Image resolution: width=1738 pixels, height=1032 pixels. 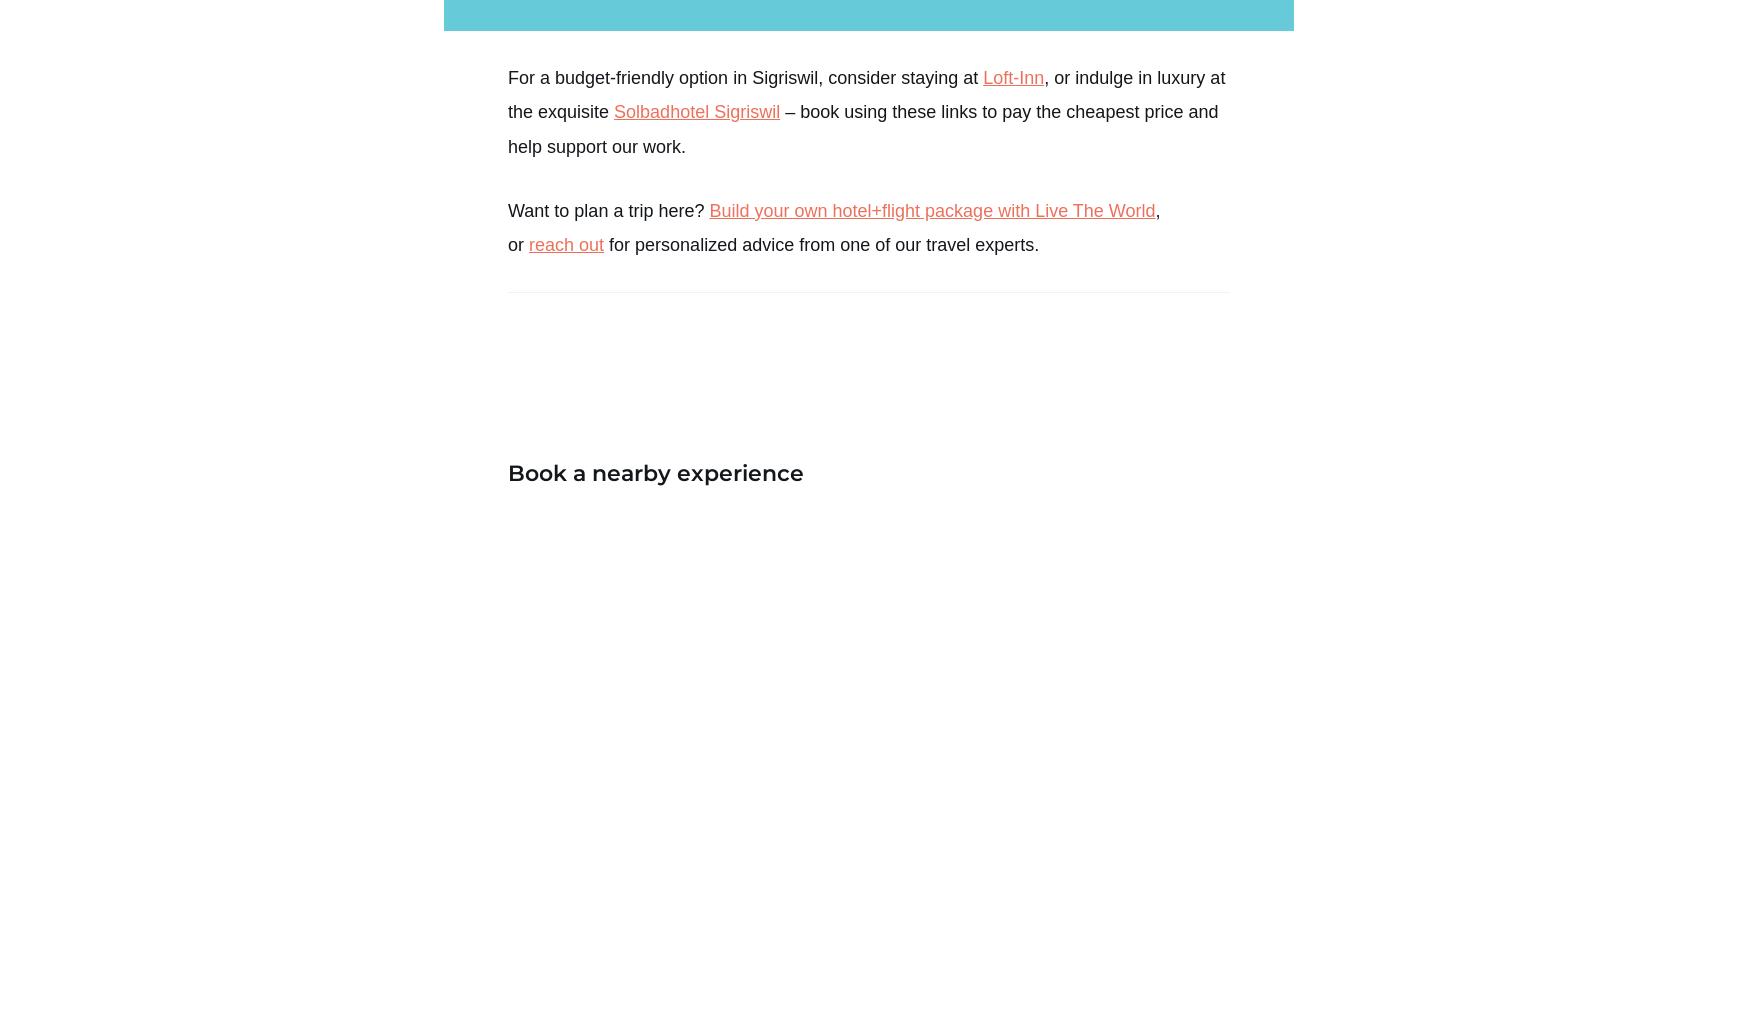 I want to click on 'Want to plan a trip here?', so click(x=508, y=209).